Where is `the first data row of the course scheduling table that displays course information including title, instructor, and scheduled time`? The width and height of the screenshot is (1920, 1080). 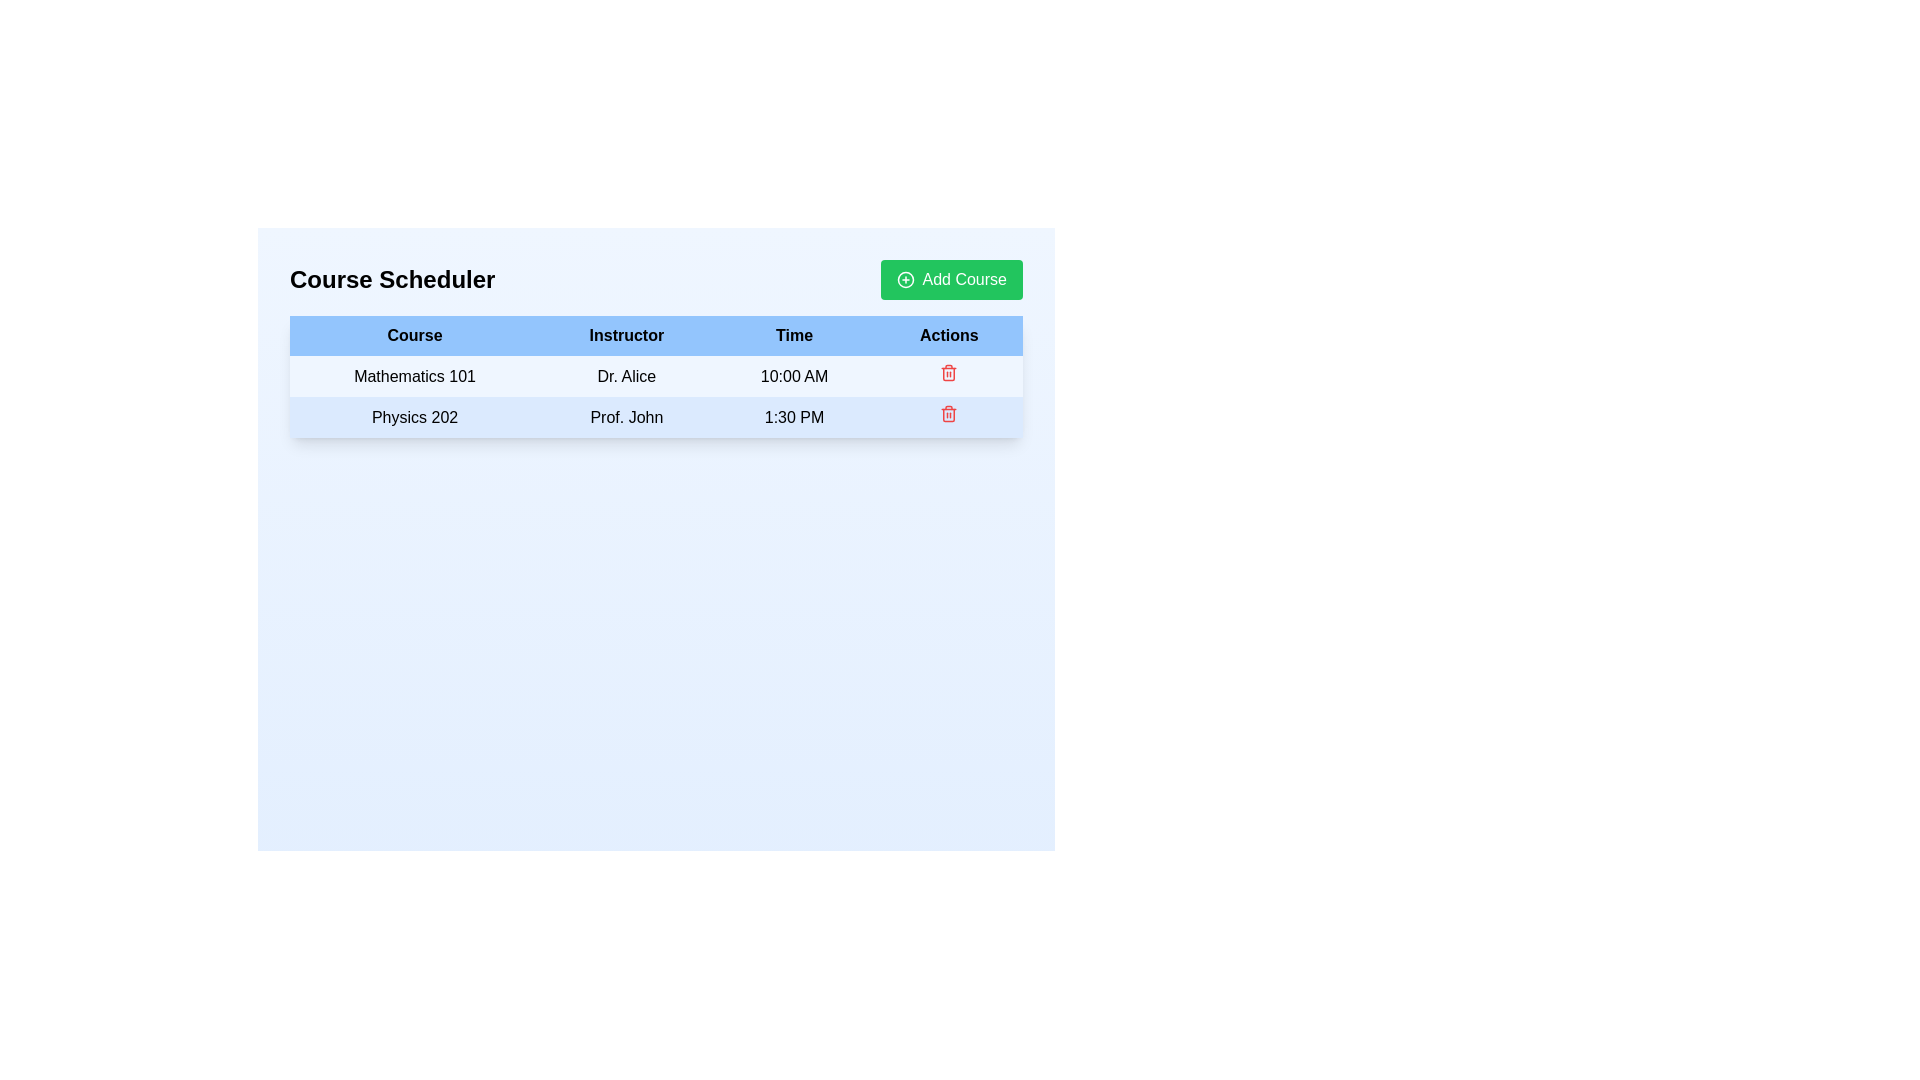 the first data row of the course scheduling table that displays course information including title, instructor, and scheduled time is located at coordinates (656, 397).